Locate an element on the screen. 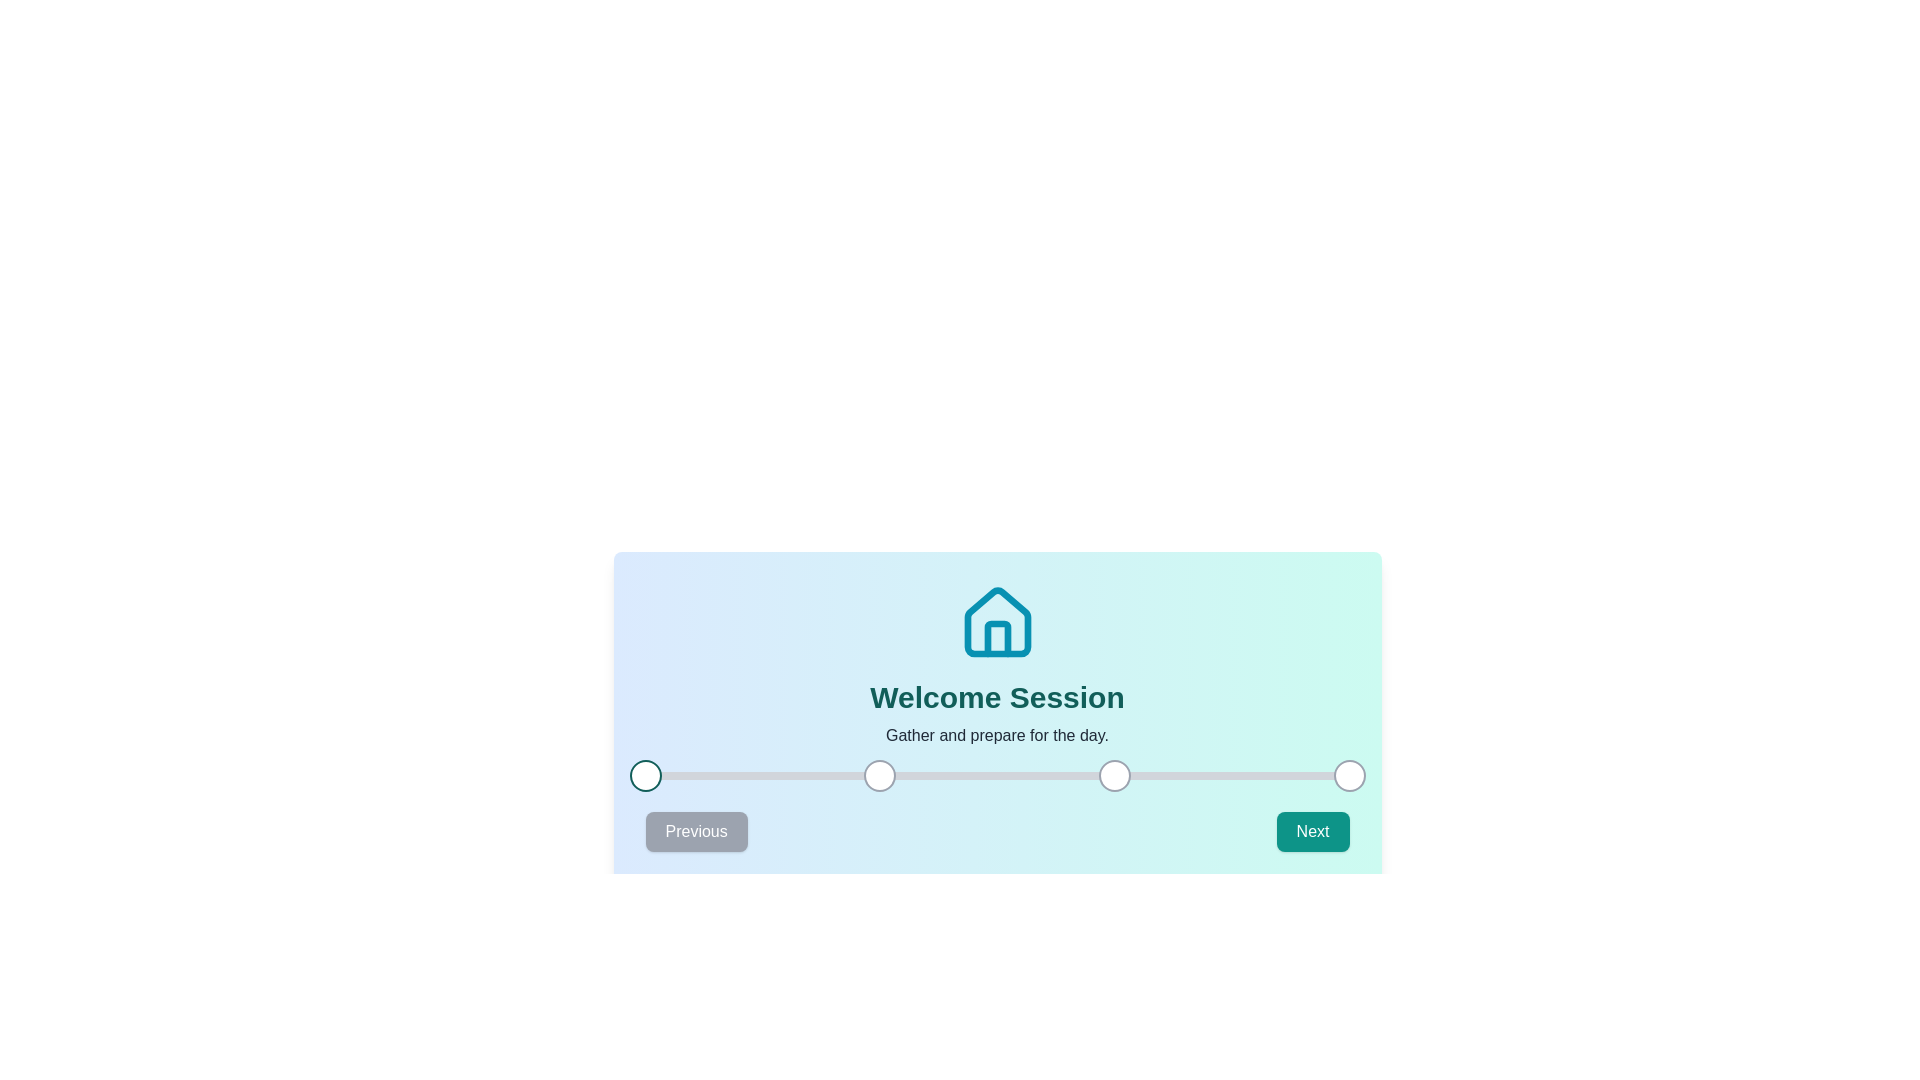 This screenshot has height=1080, width=1920. the progress indicator corresponding to step 2 is located at coordinates (880, 774).